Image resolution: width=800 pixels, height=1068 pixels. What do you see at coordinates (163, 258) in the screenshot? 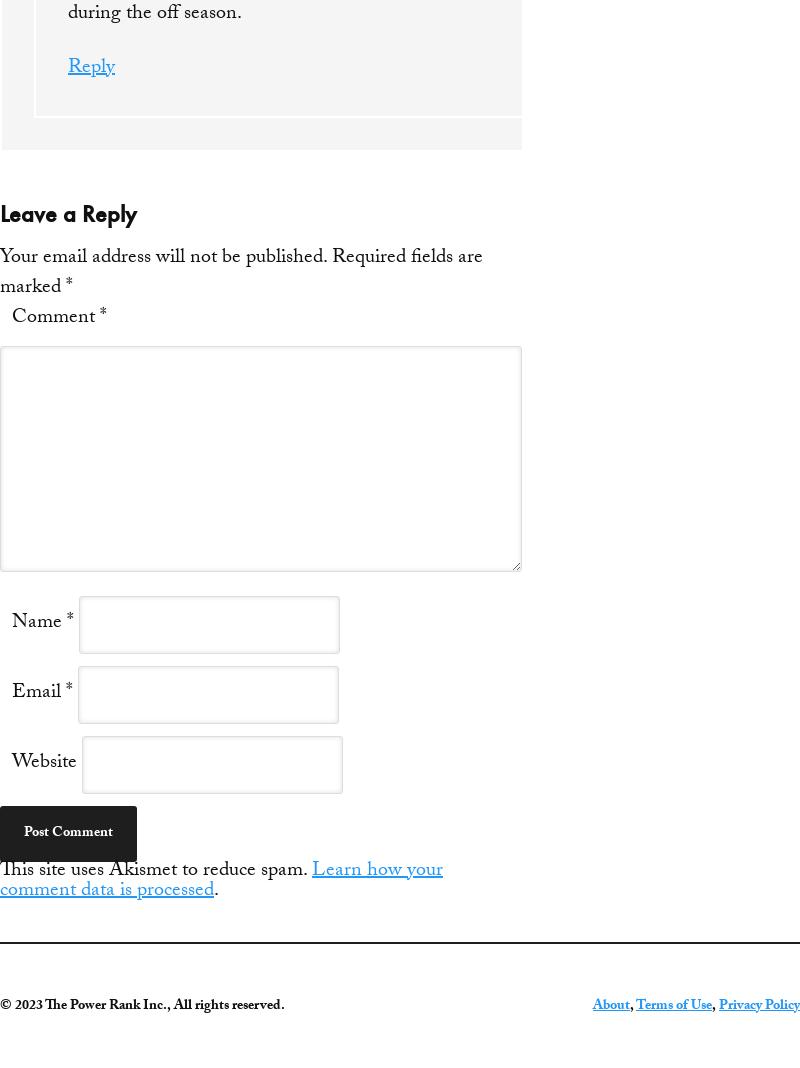
I see `'Your email address will not be published.'` at bounding box center [163, 258].